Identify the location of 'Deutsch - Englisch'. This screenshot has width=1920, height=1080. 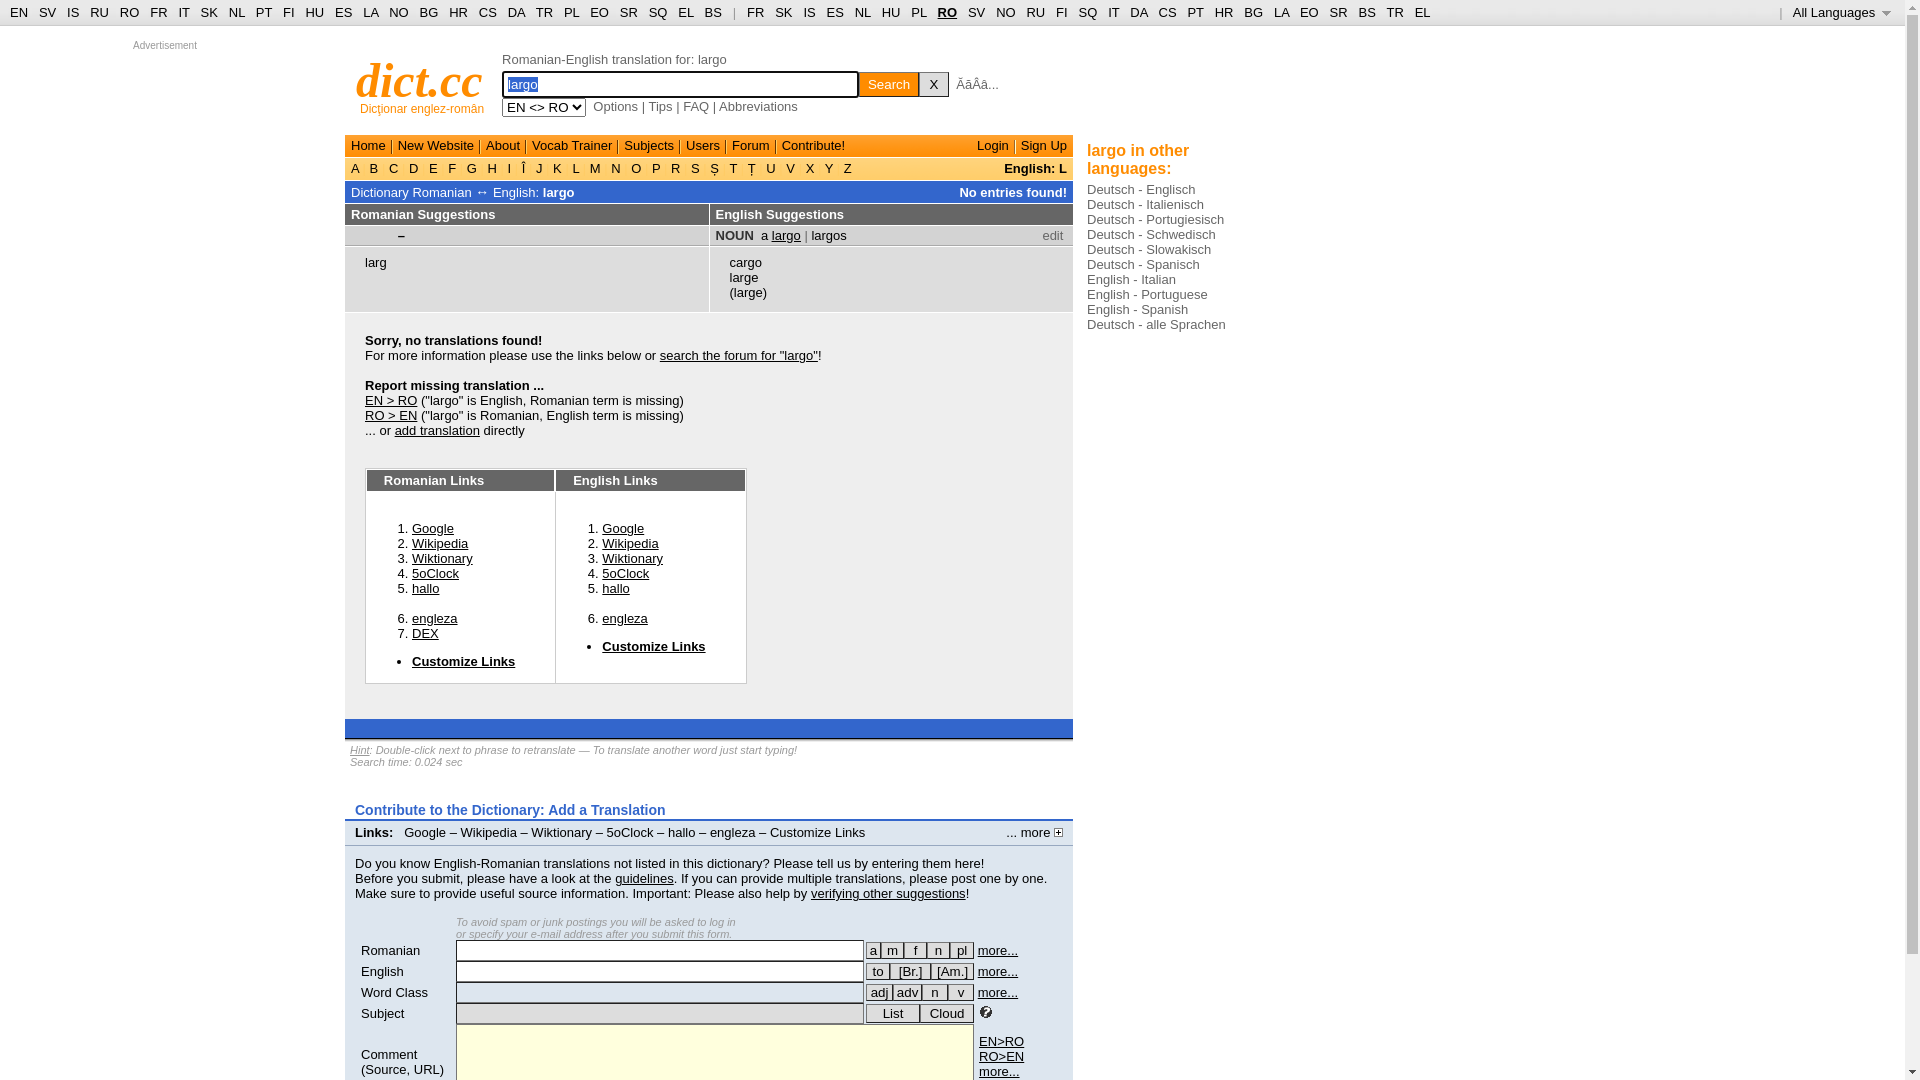
(1141, 189).